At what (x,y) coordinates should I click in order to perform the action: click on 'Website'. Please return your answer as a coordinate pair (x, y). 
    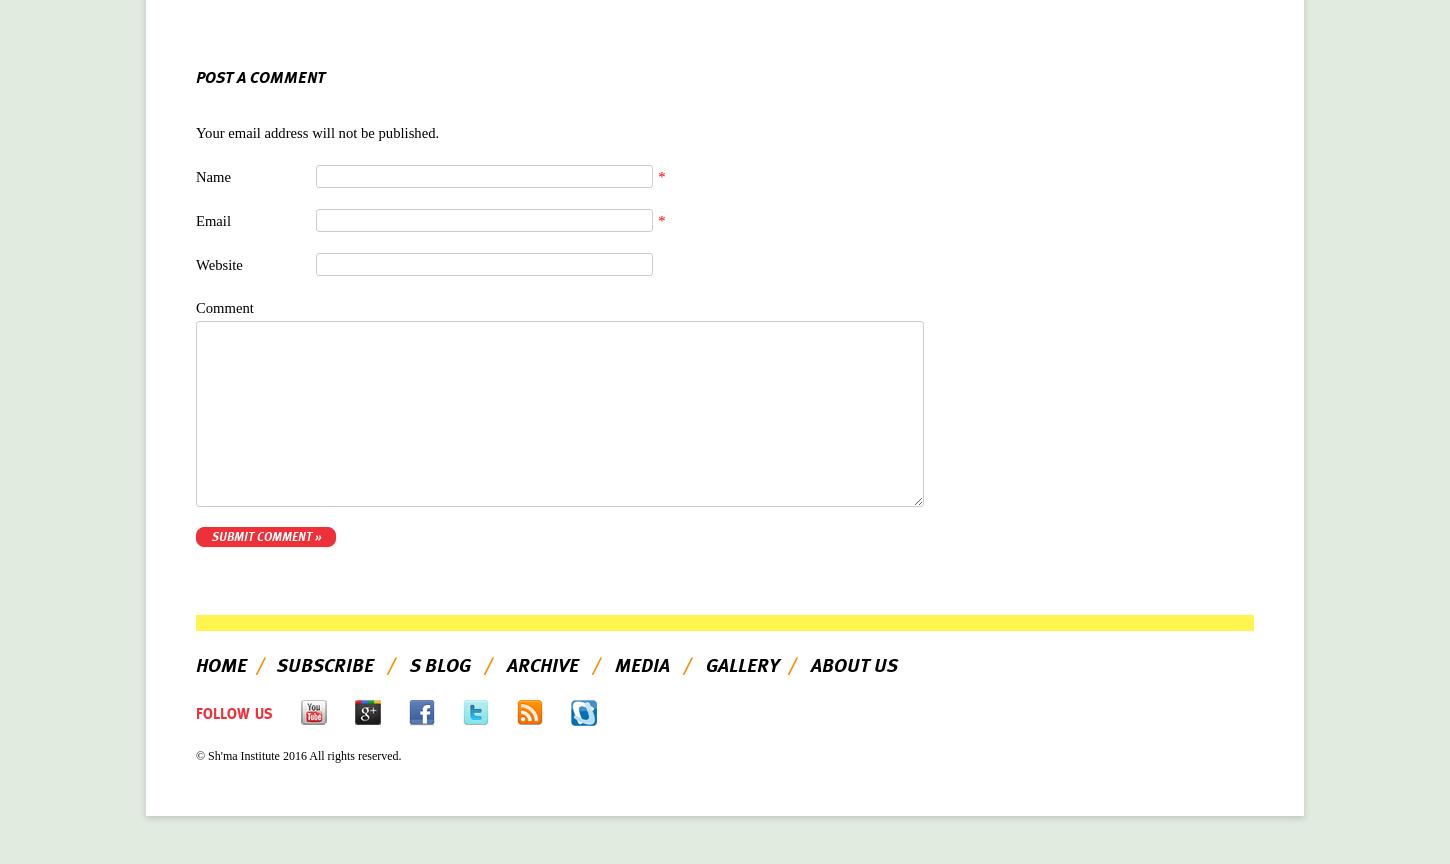
    Looking at the image, I should click on (217, 264).